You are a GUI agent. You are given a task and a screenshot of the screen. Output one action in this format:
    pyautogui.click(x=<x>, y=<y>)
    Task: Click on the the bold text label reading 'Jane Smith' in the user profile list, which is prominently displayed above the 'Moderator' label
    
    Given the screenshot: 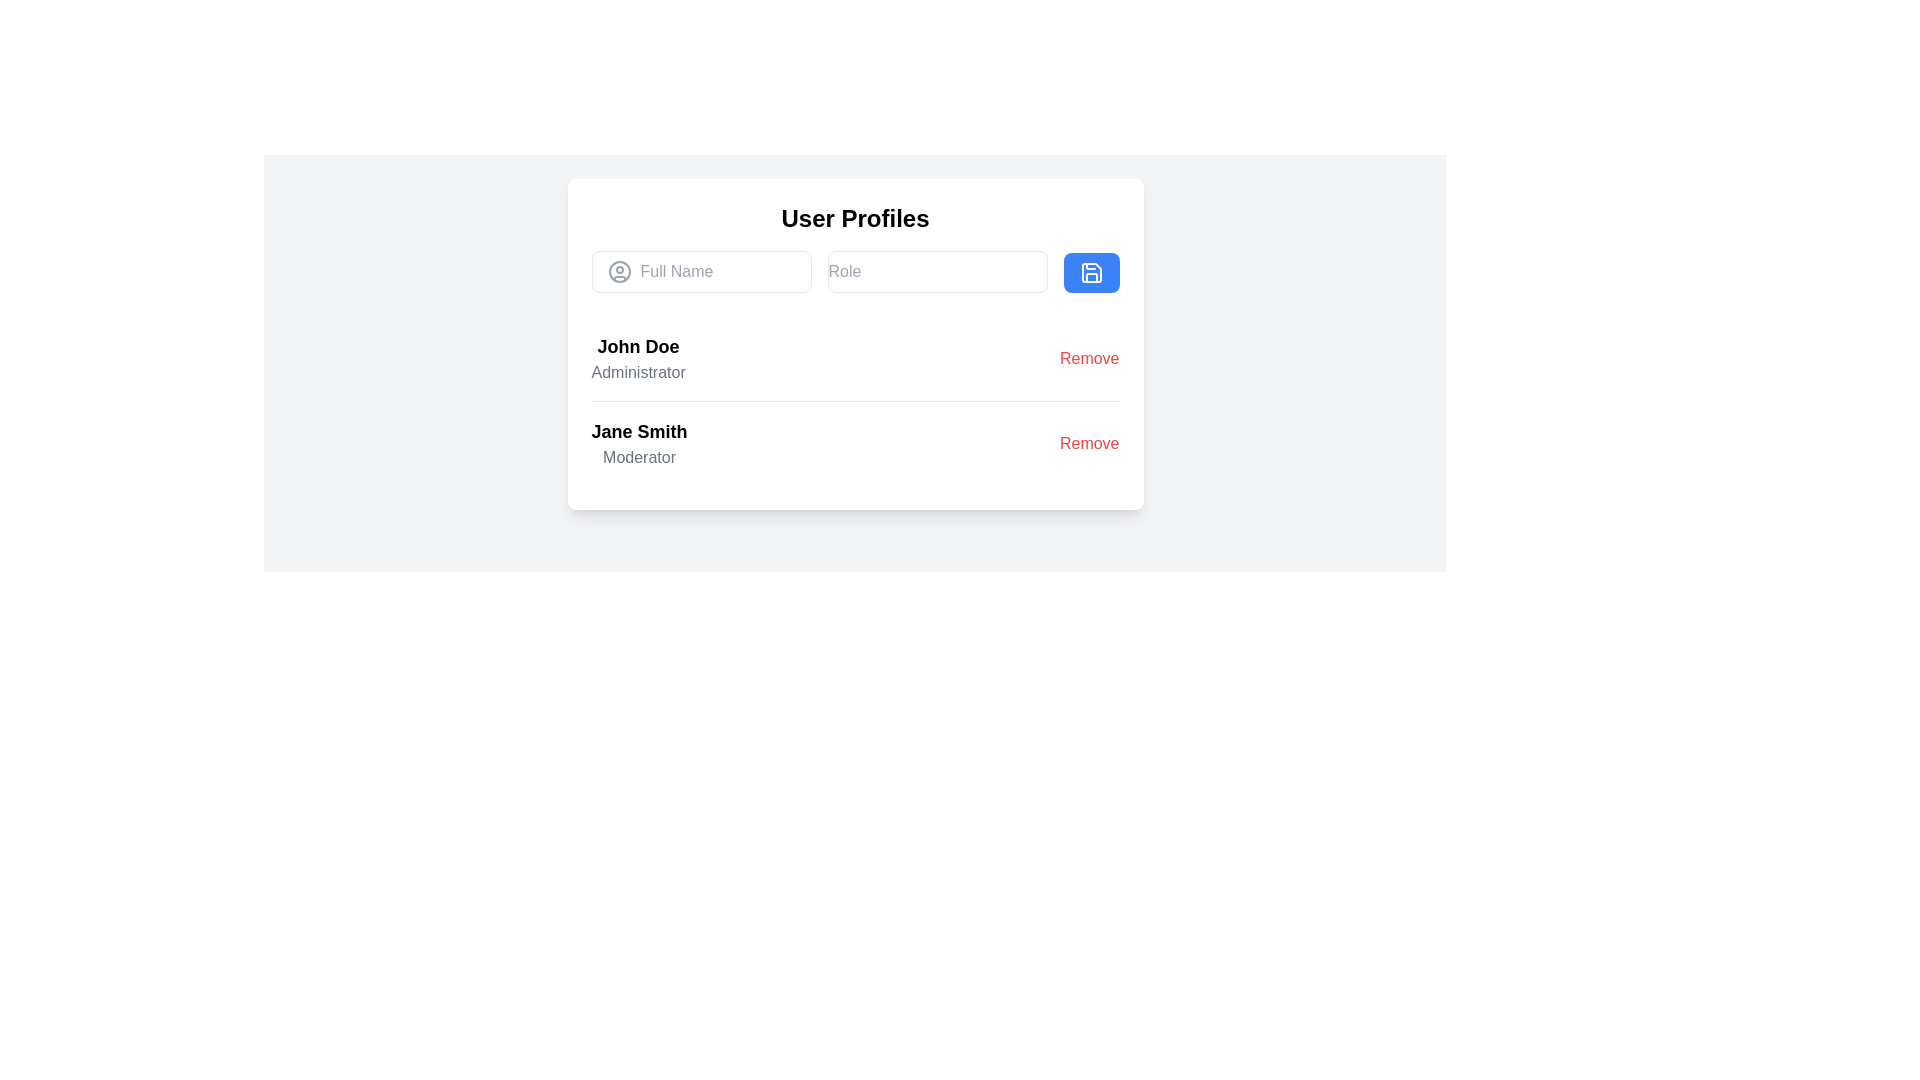 What is the action you would take?
    pyautogui.click(x=638, y=431)
    